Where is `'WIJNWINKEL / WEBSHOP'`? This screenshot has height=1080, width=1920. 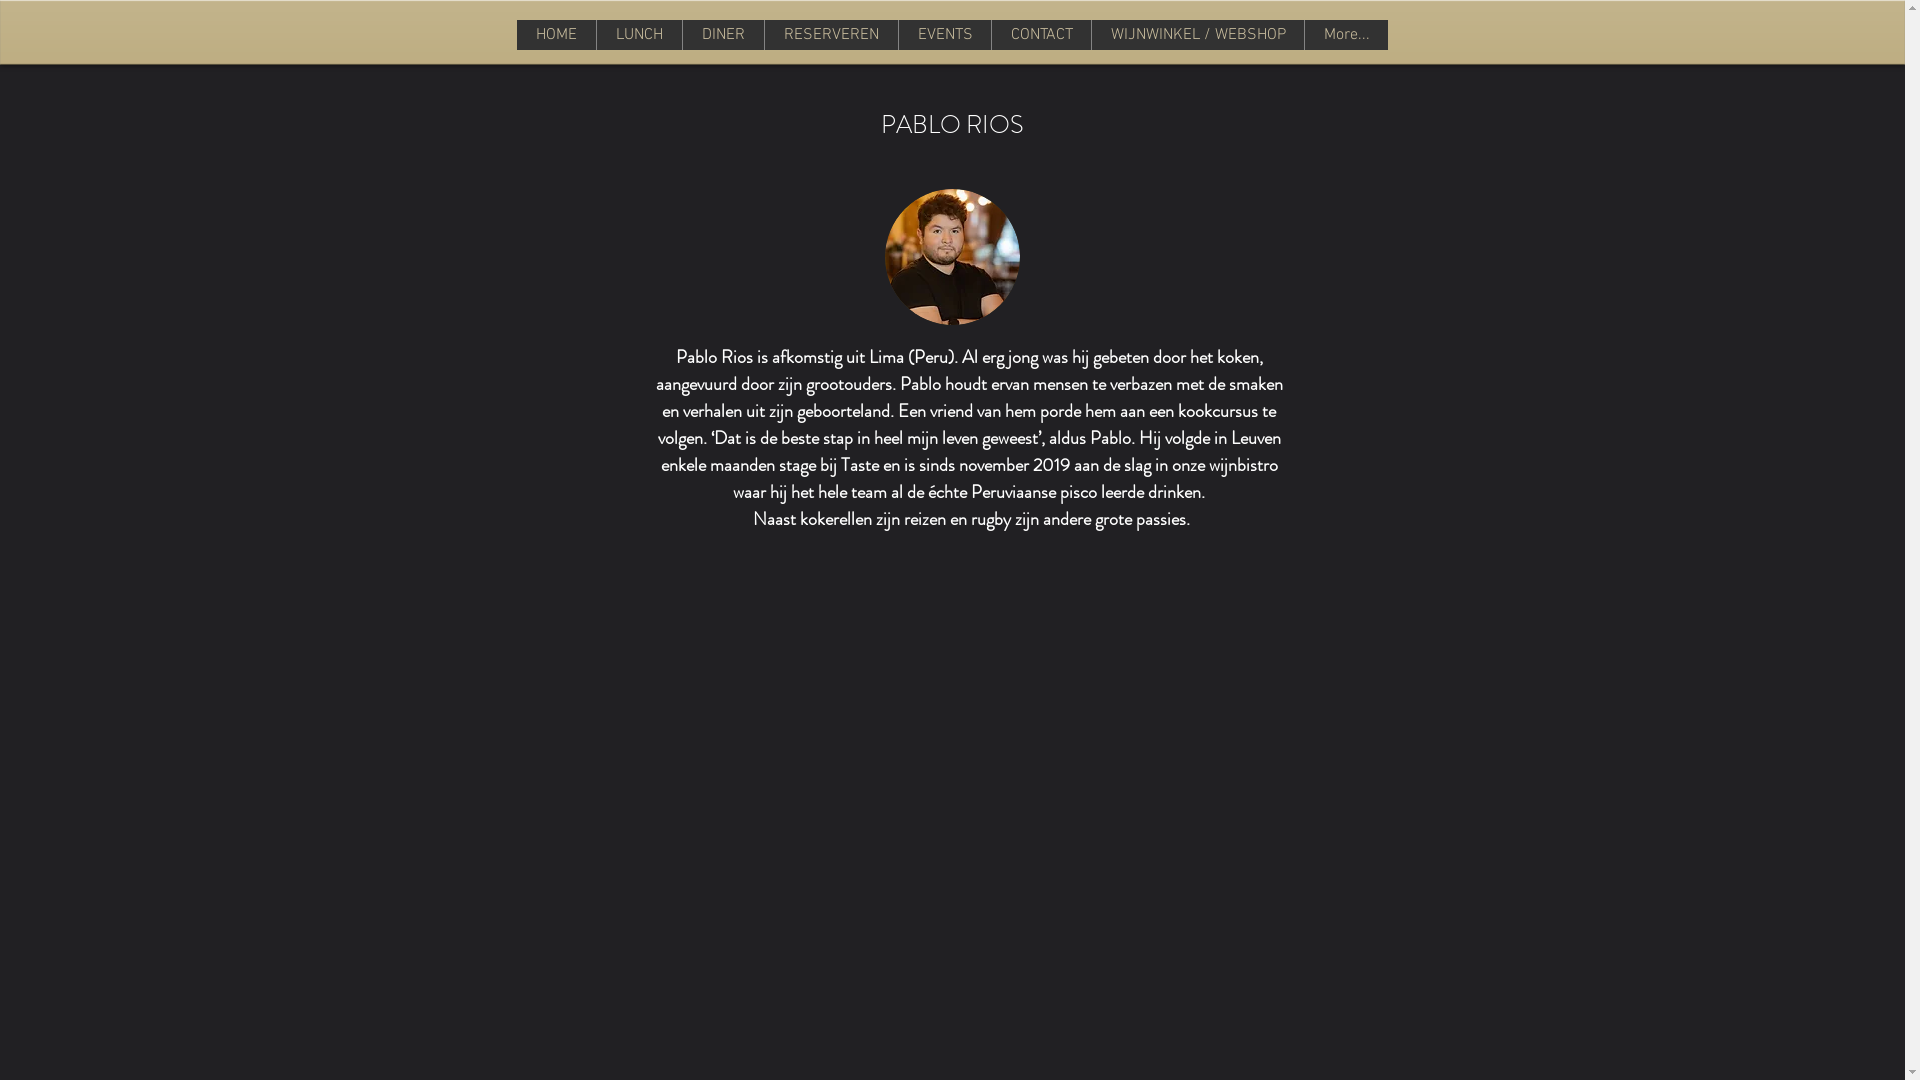 'WIJNWINKEL / WEBSHOP' is located at coordinates (1089, 34).